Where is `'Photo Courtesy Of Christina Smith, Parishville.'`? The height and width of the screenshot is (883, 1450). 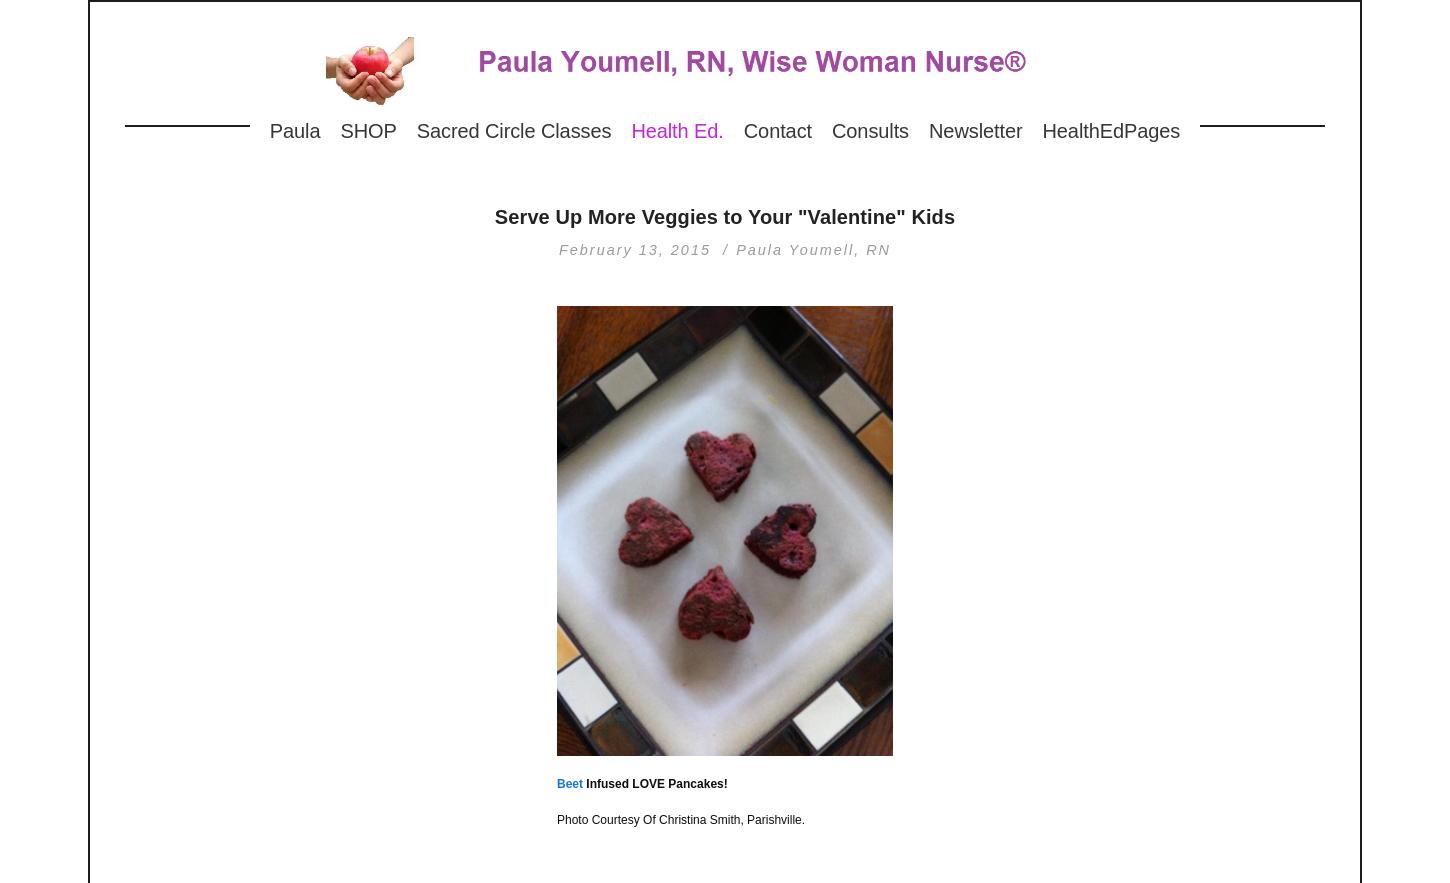
'Photo Courtesy Of Christina Smith, Parishville.' is located at coordinates (680, 818).